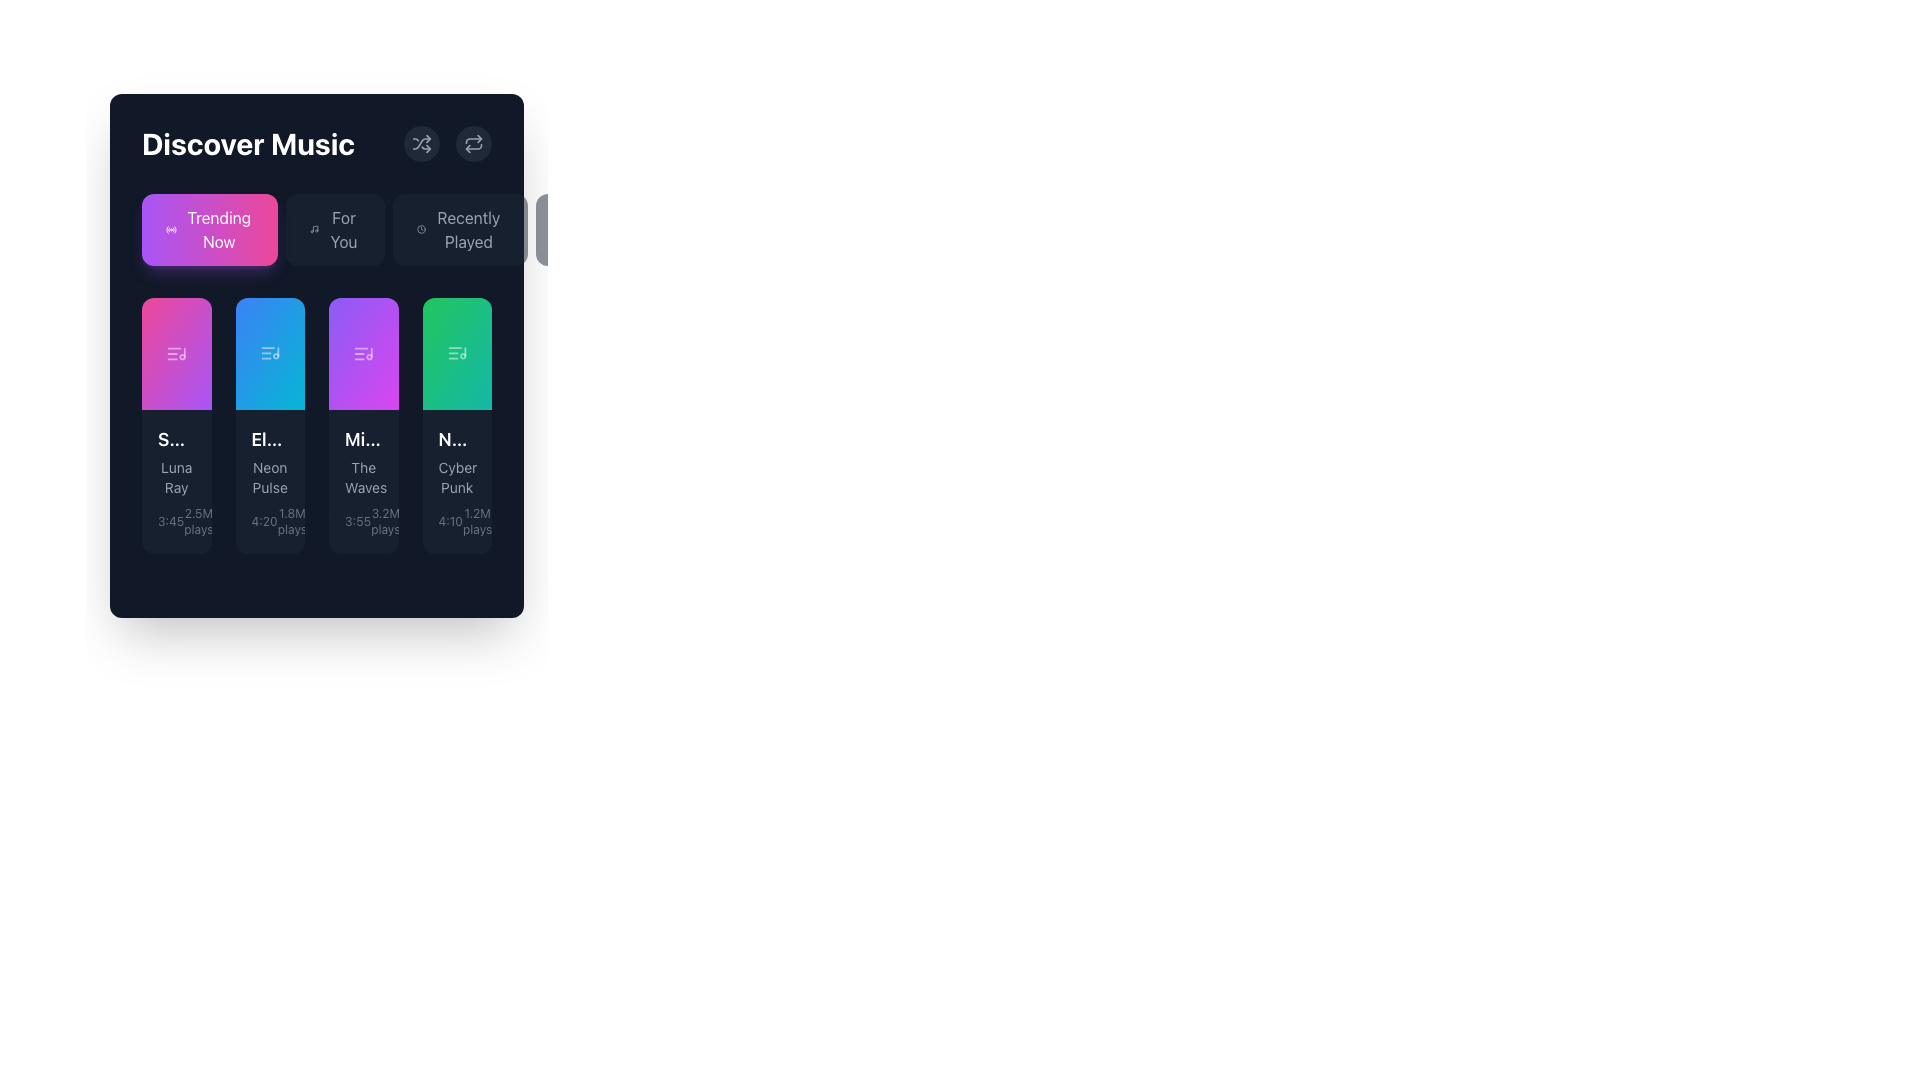 The height and width of the screenshot is (1080, 1920). What do you see at coordinates (178, 353) in the screenshot?
I see `the triangular play icon with a thin stroke, which is white over a pink-to-magenta gradient background, located within the first song card labeled 'S... Luna Ray' in the 'Trending Now' section to initiate playback` at bounding box center [178, 353].